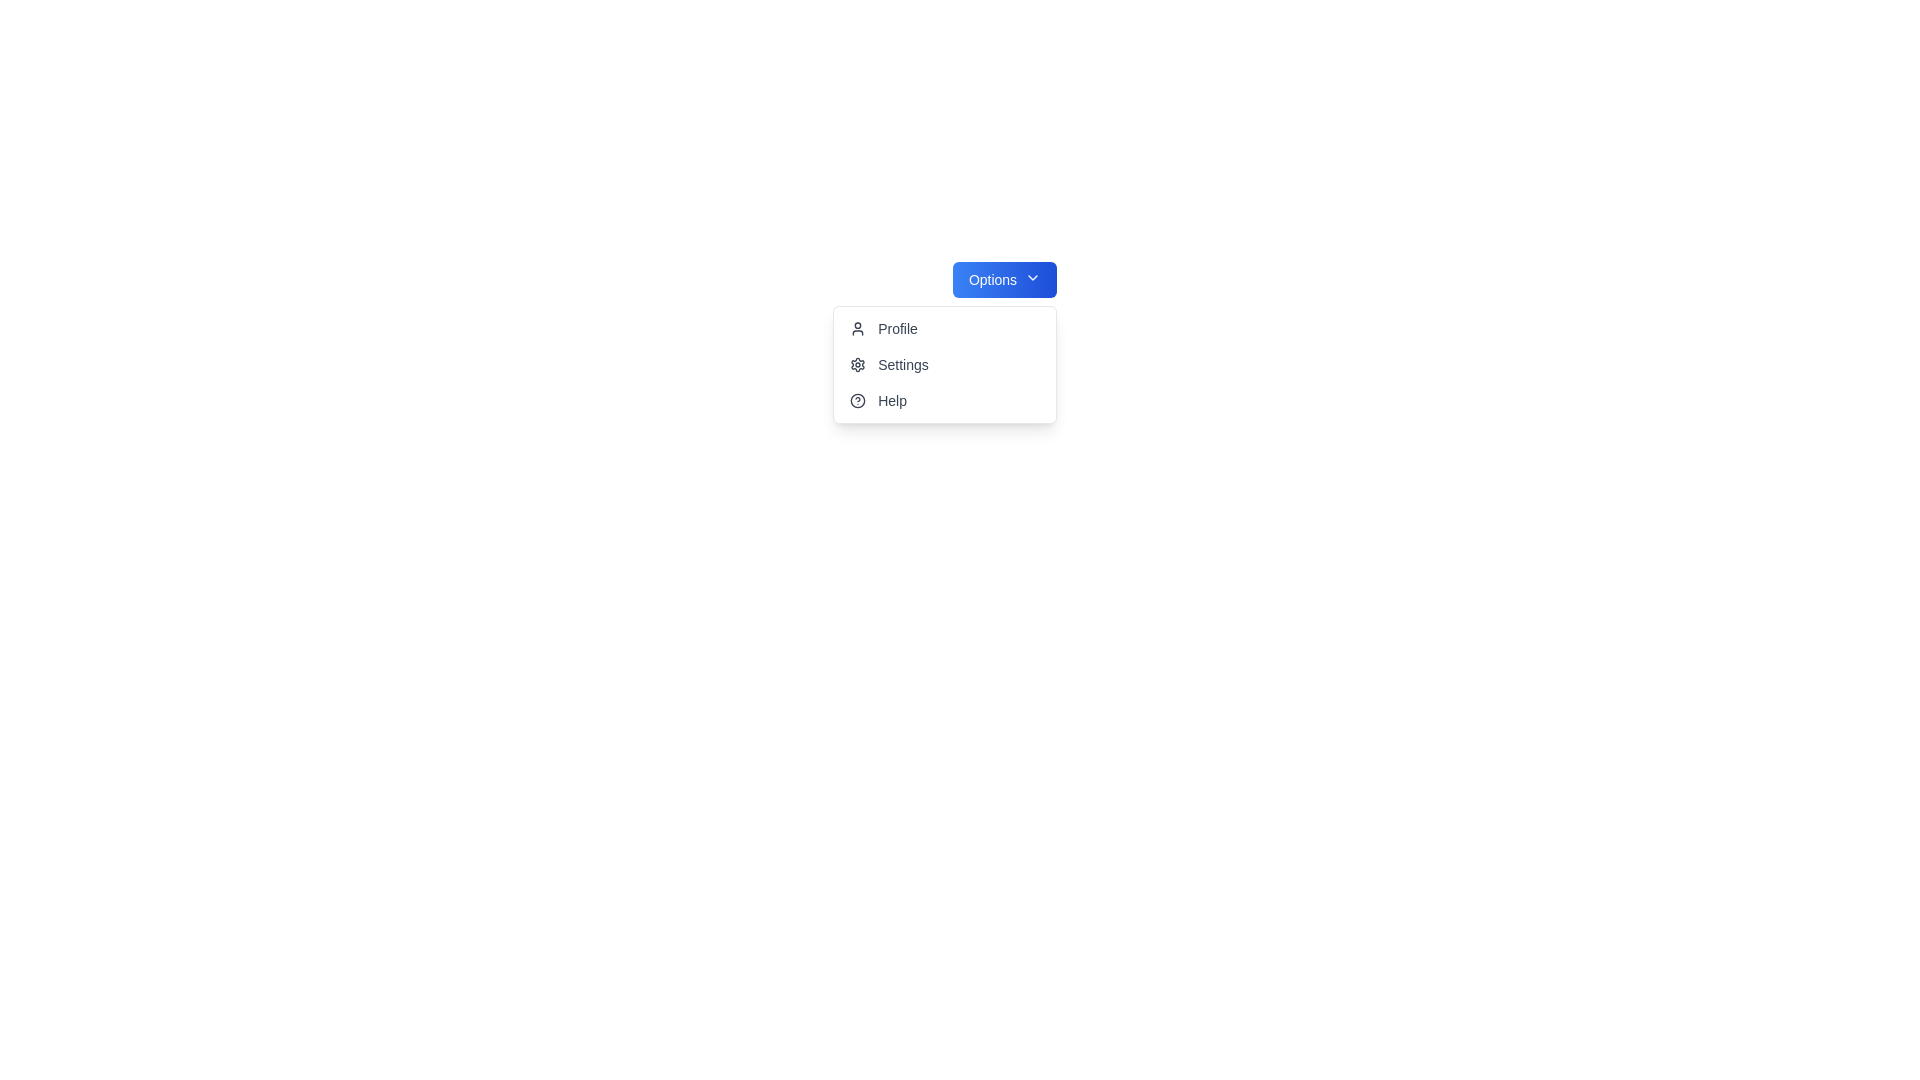  I want to click on the downward-pointing chevron icon located to the right of the 'Options' button, so click(1033, 277).